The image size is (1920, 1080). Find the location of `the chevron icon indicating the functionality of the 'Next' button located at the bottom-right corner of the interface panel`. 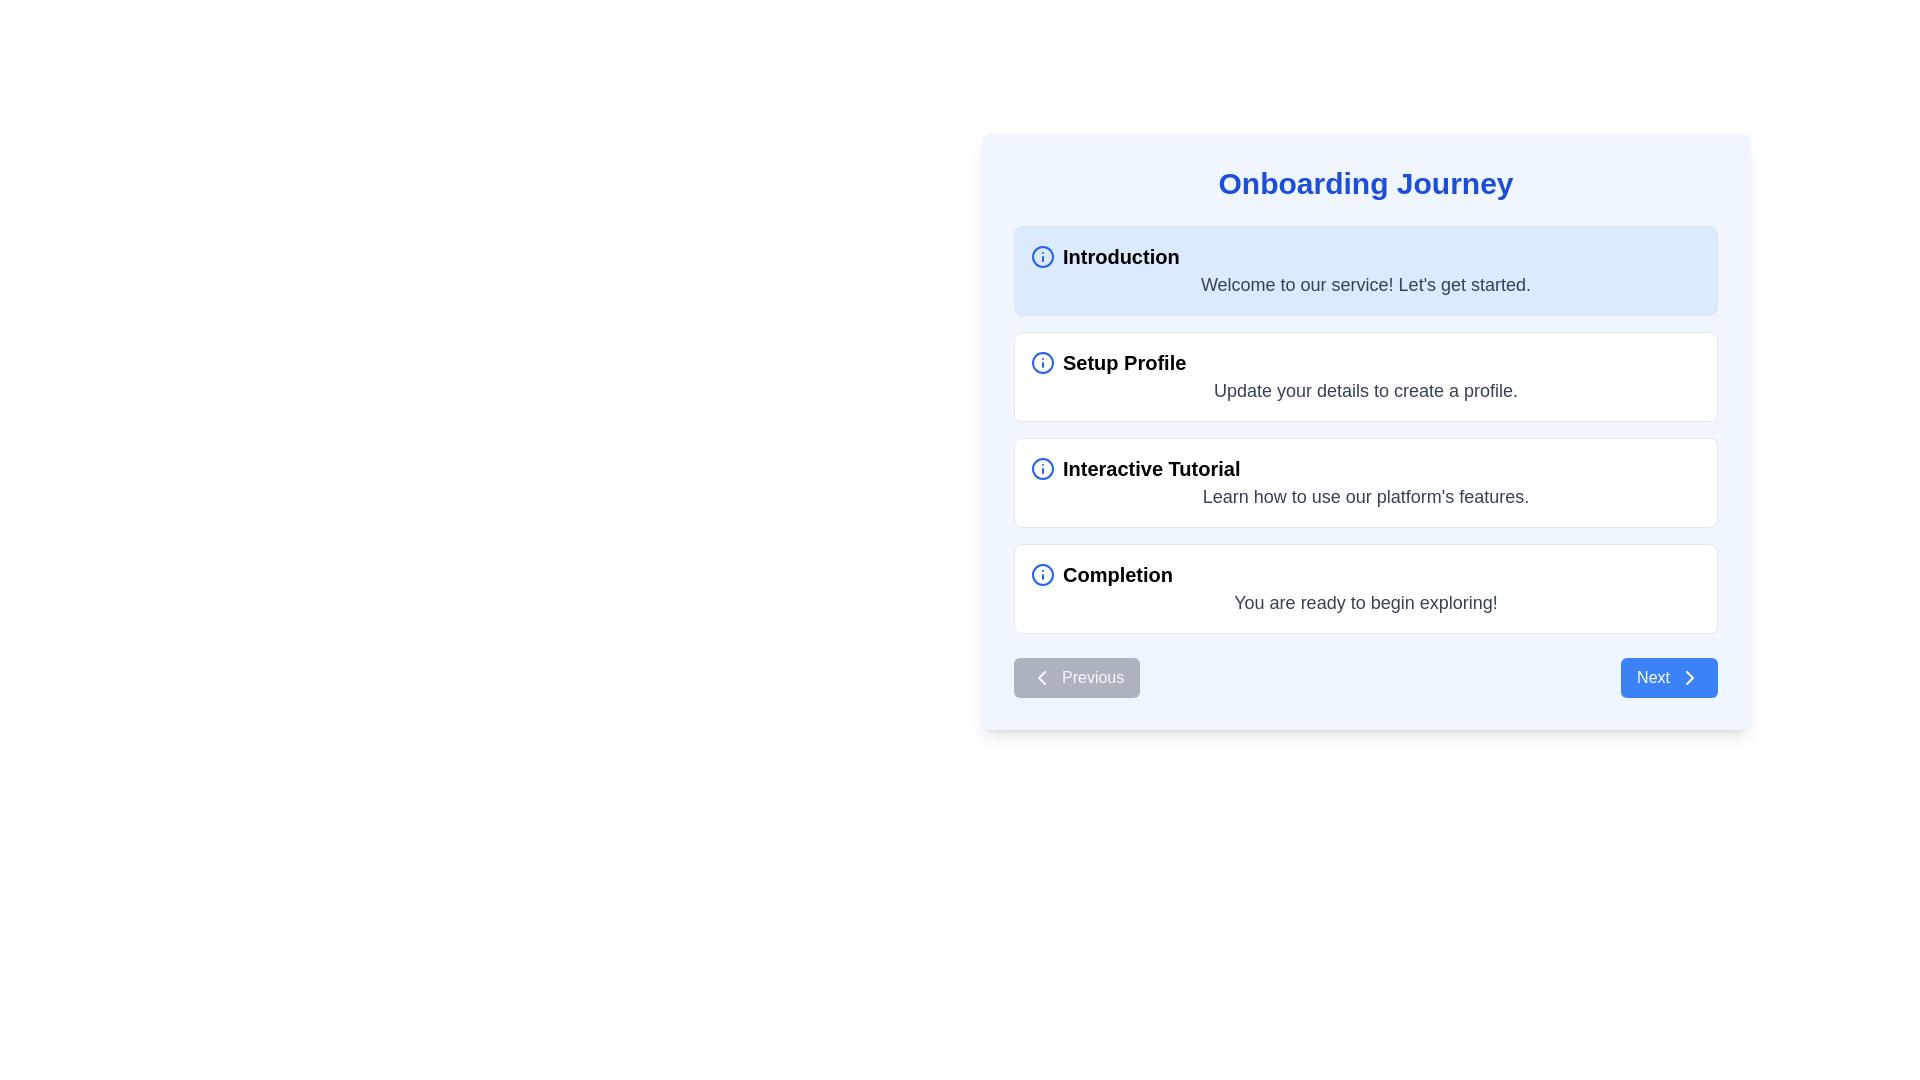

the chevron icon indicating the functionality of the 'Next' button located at the bottom-right corner of the interface panel is located at coordinates (1688, 677).